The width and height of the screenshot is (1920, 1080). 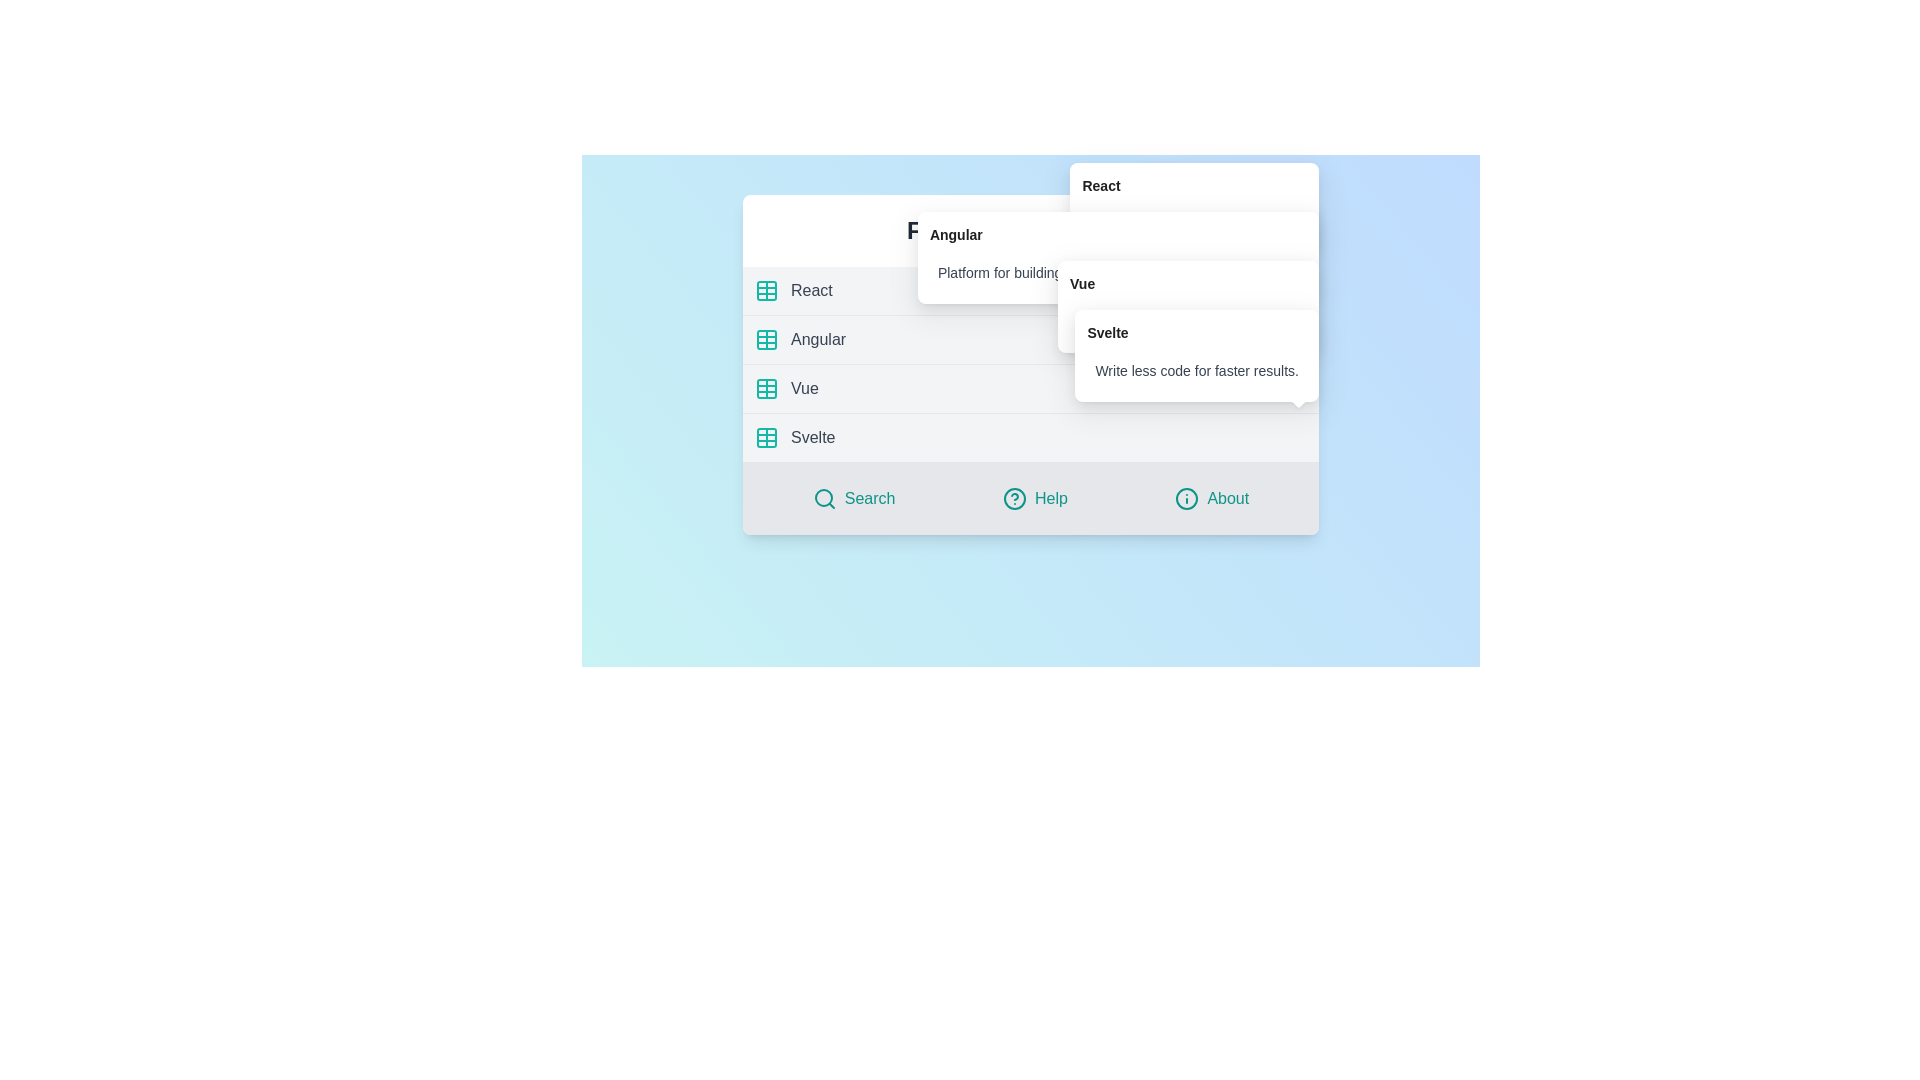 I want to click on the grid icon component located in the second cell from the top, to the left of the 'Vue' label, so click(x=766, y=389).